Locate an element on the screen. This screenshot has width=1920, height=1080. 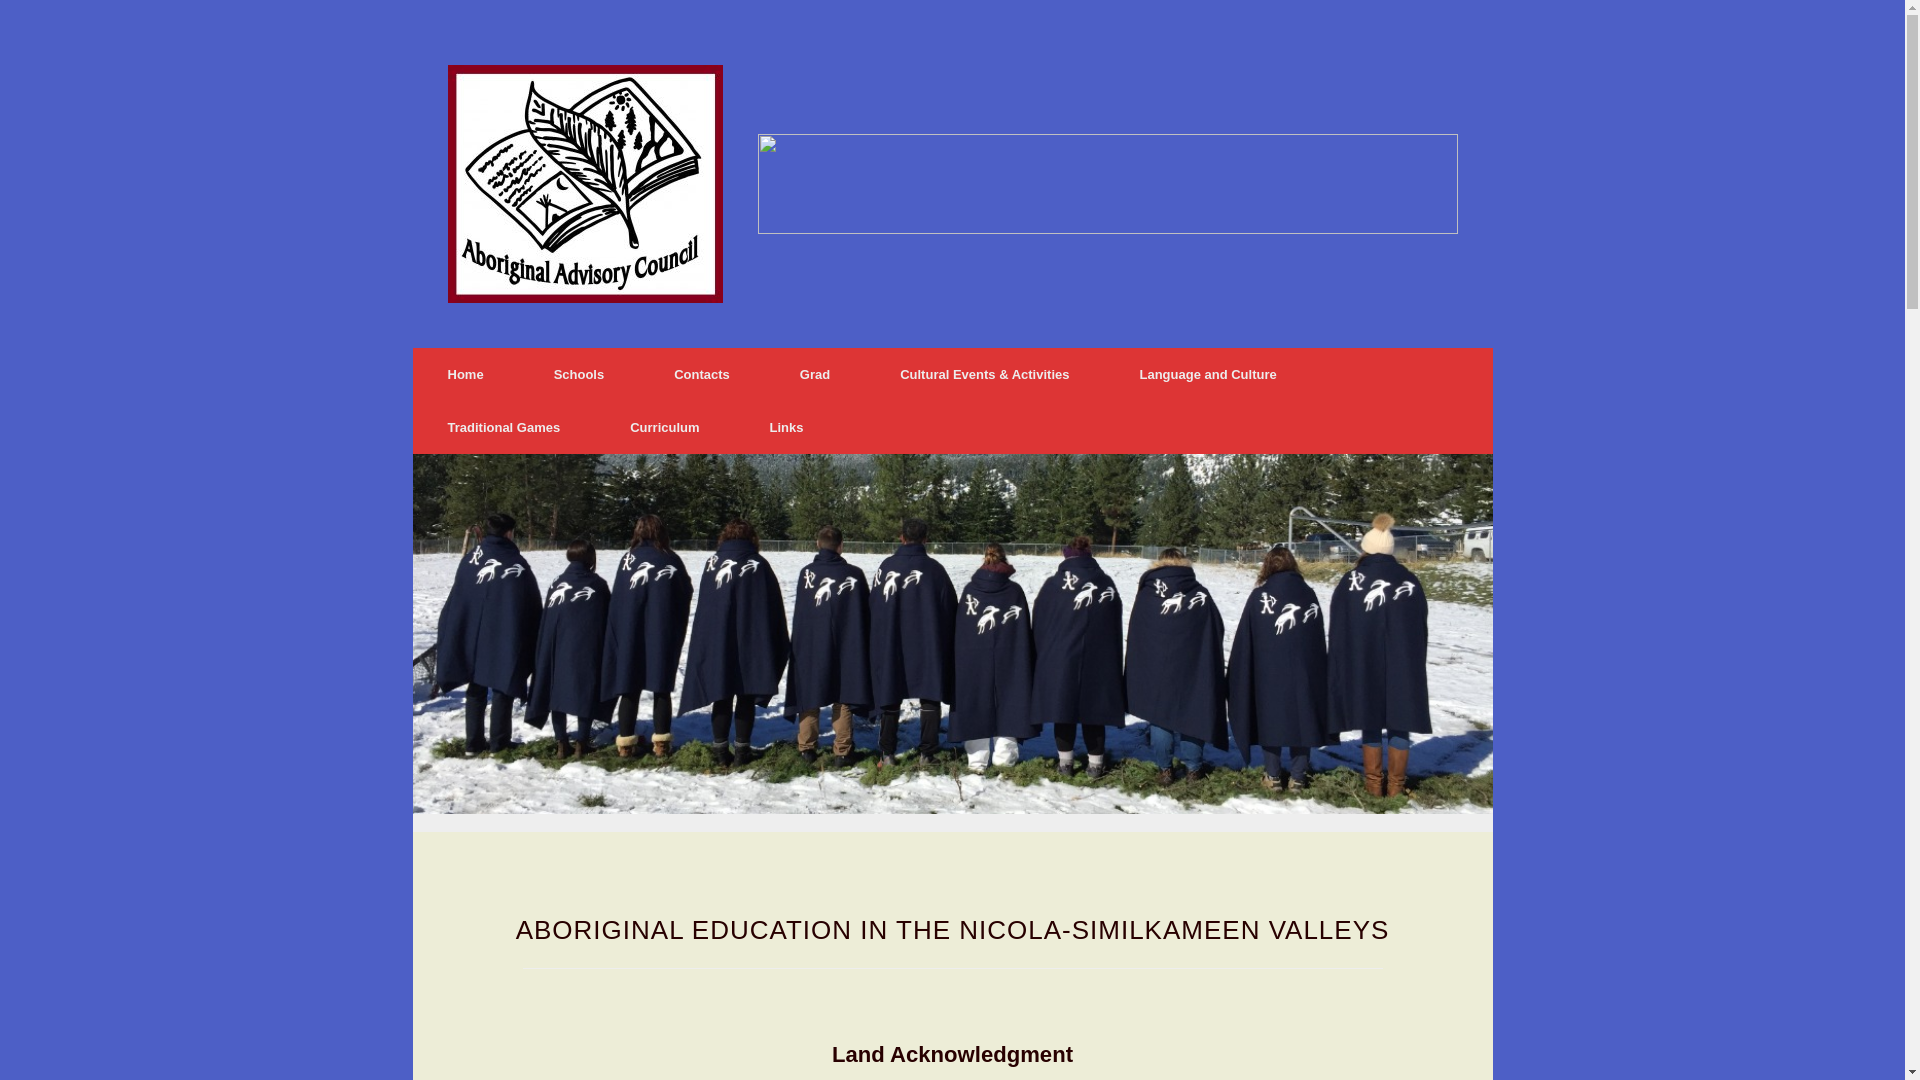
'Curriculum' is located at coordinates (664, 426).